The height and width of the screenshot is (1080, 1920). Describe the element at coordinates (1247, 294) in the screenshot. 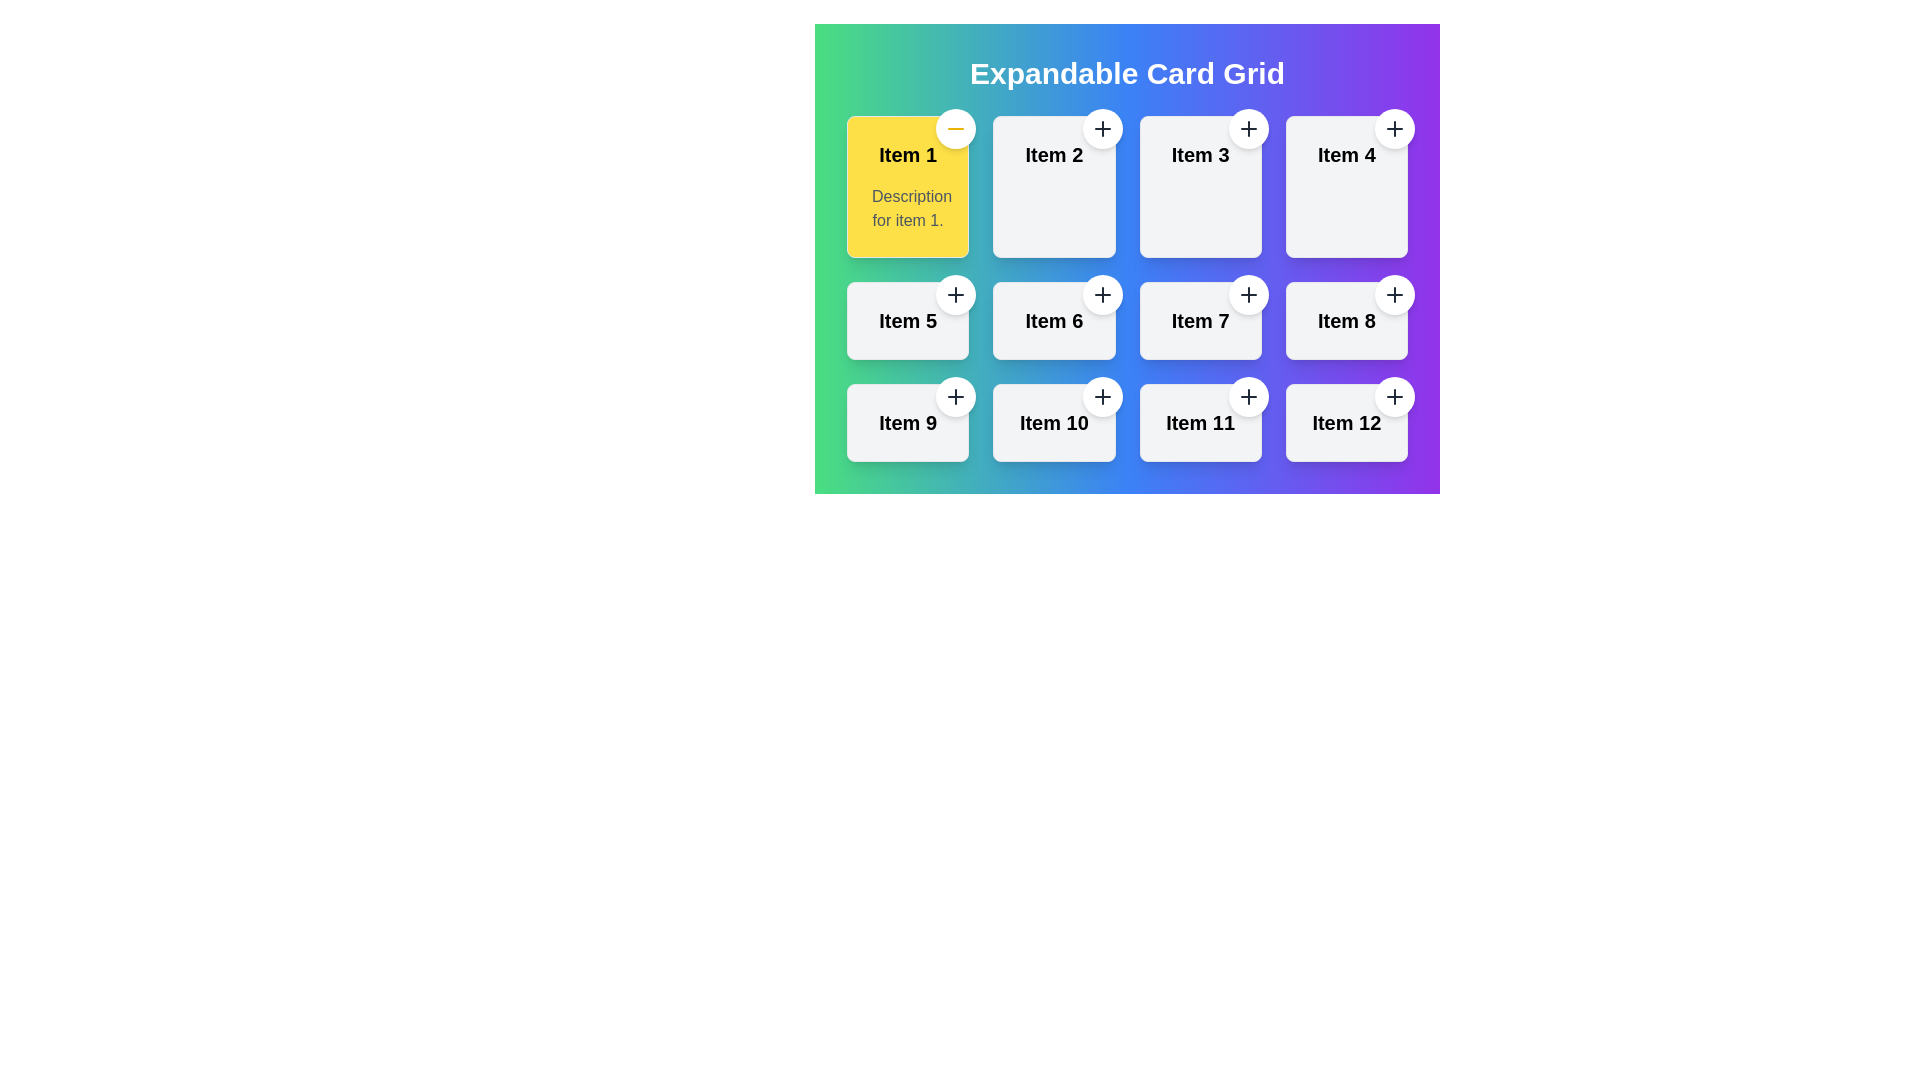

I see `the plus icon located in the top-right corner of the 'Item 7' card to initiate an add or expand action` at that location.